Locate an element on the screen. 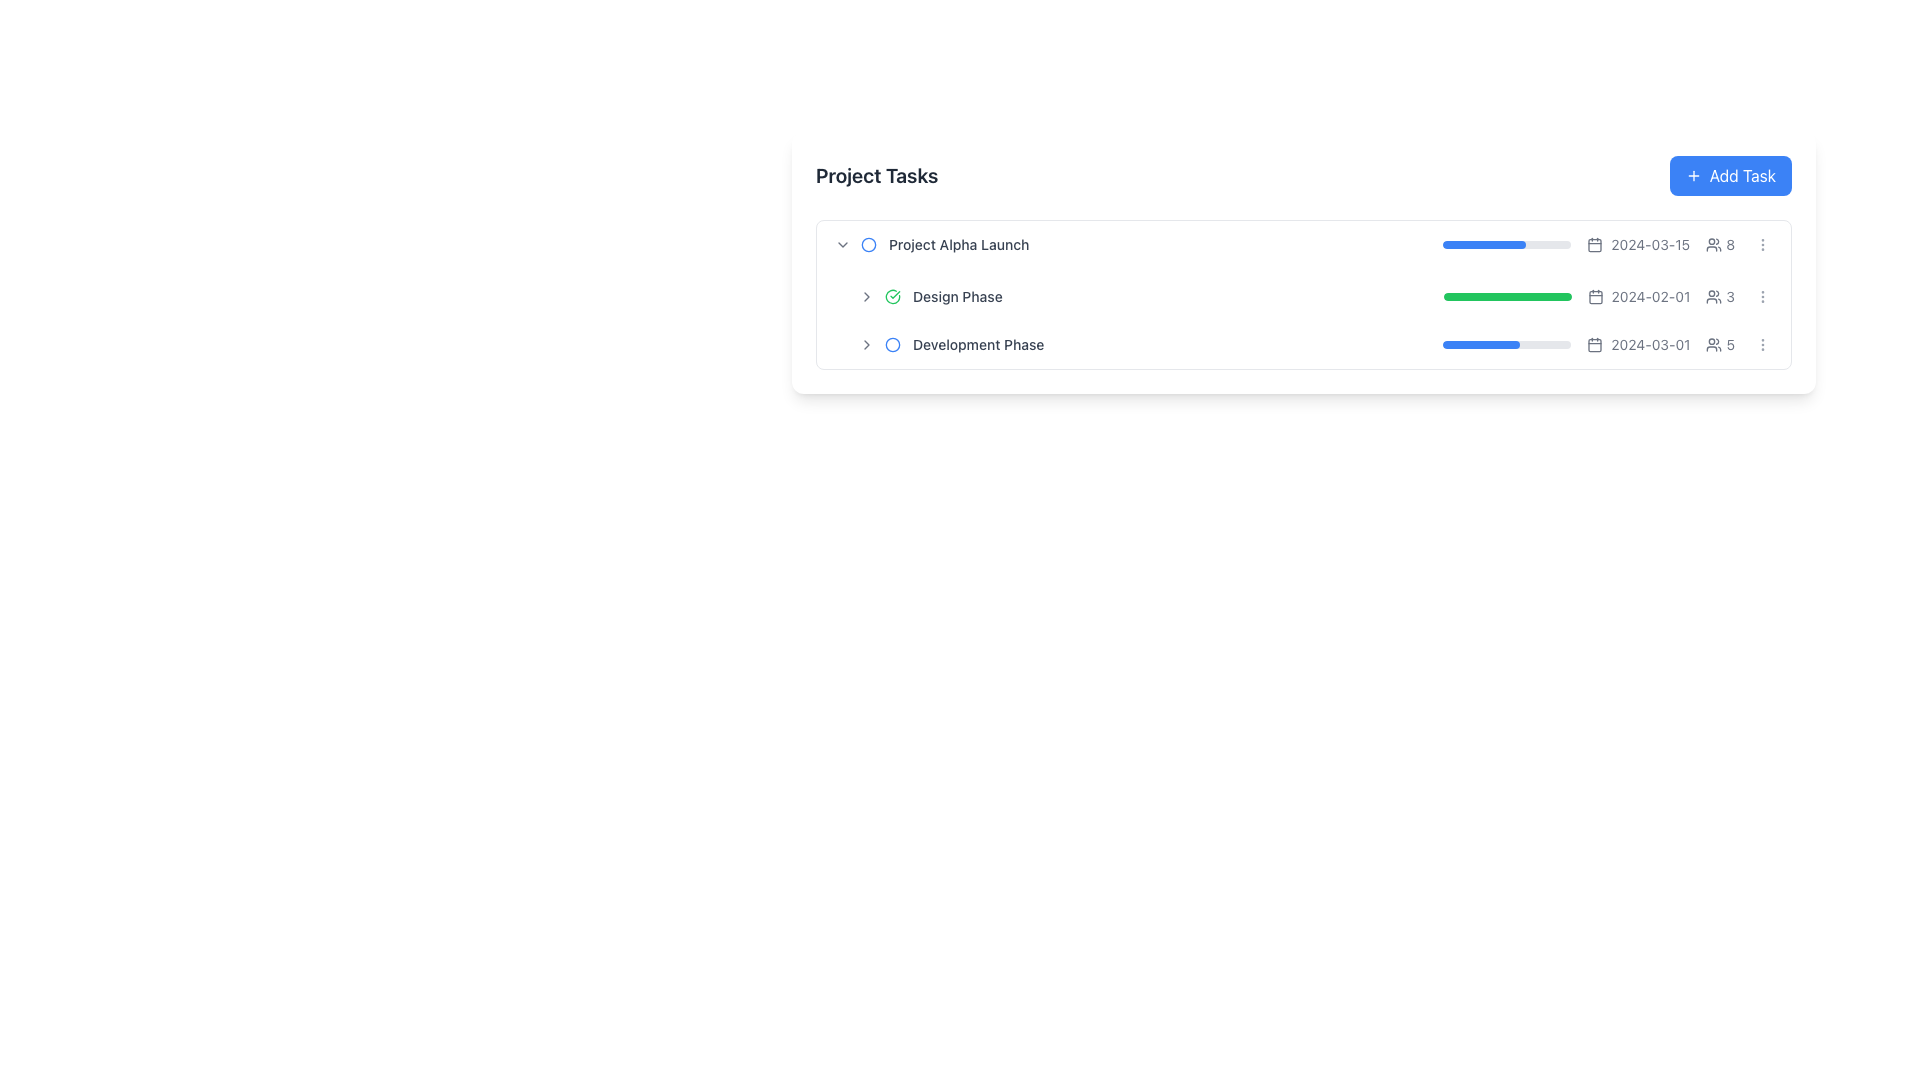 This screenshot has width=1920, height=1080. the 'Development Phase' text label, which is styled with a small font size, medium weight, and gray color, located in the project task list is located at coordinates (978, 343).